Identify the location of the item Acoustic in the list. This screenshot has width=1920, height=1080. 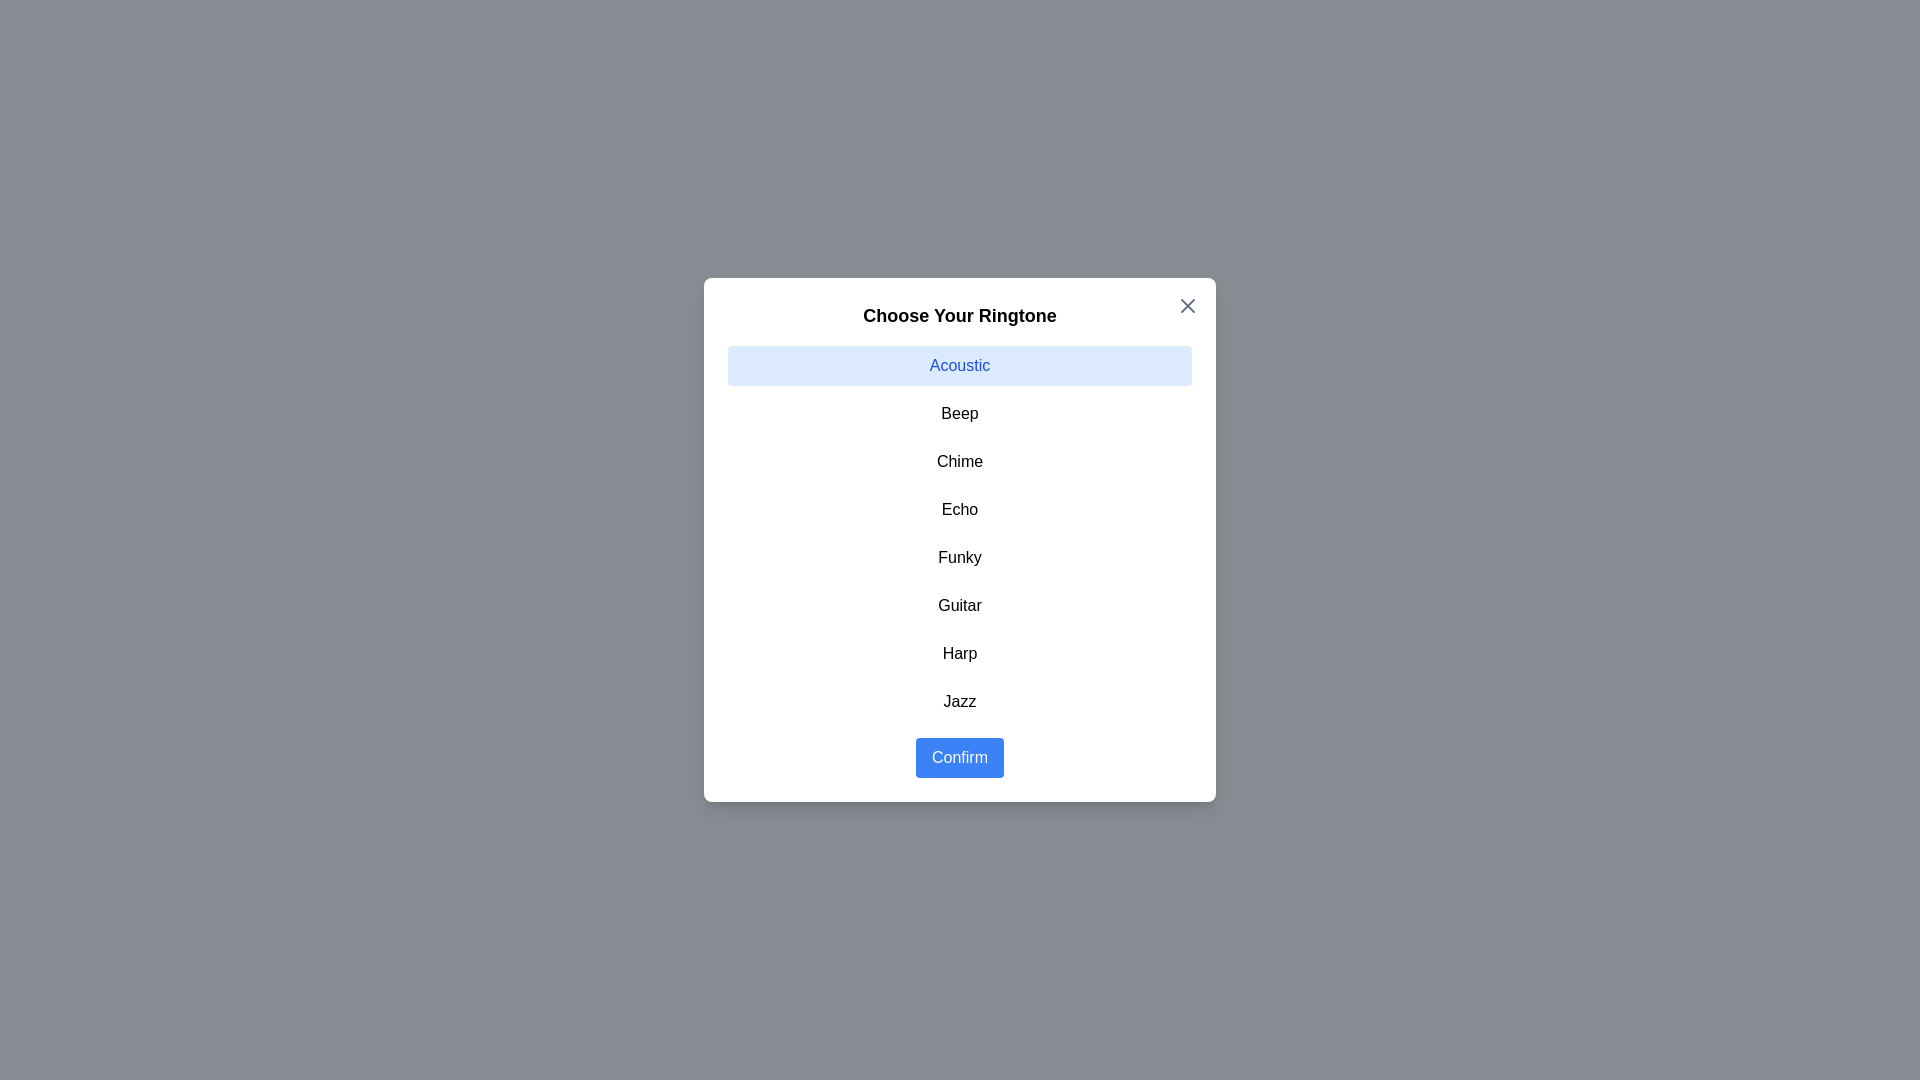
(960, 366).